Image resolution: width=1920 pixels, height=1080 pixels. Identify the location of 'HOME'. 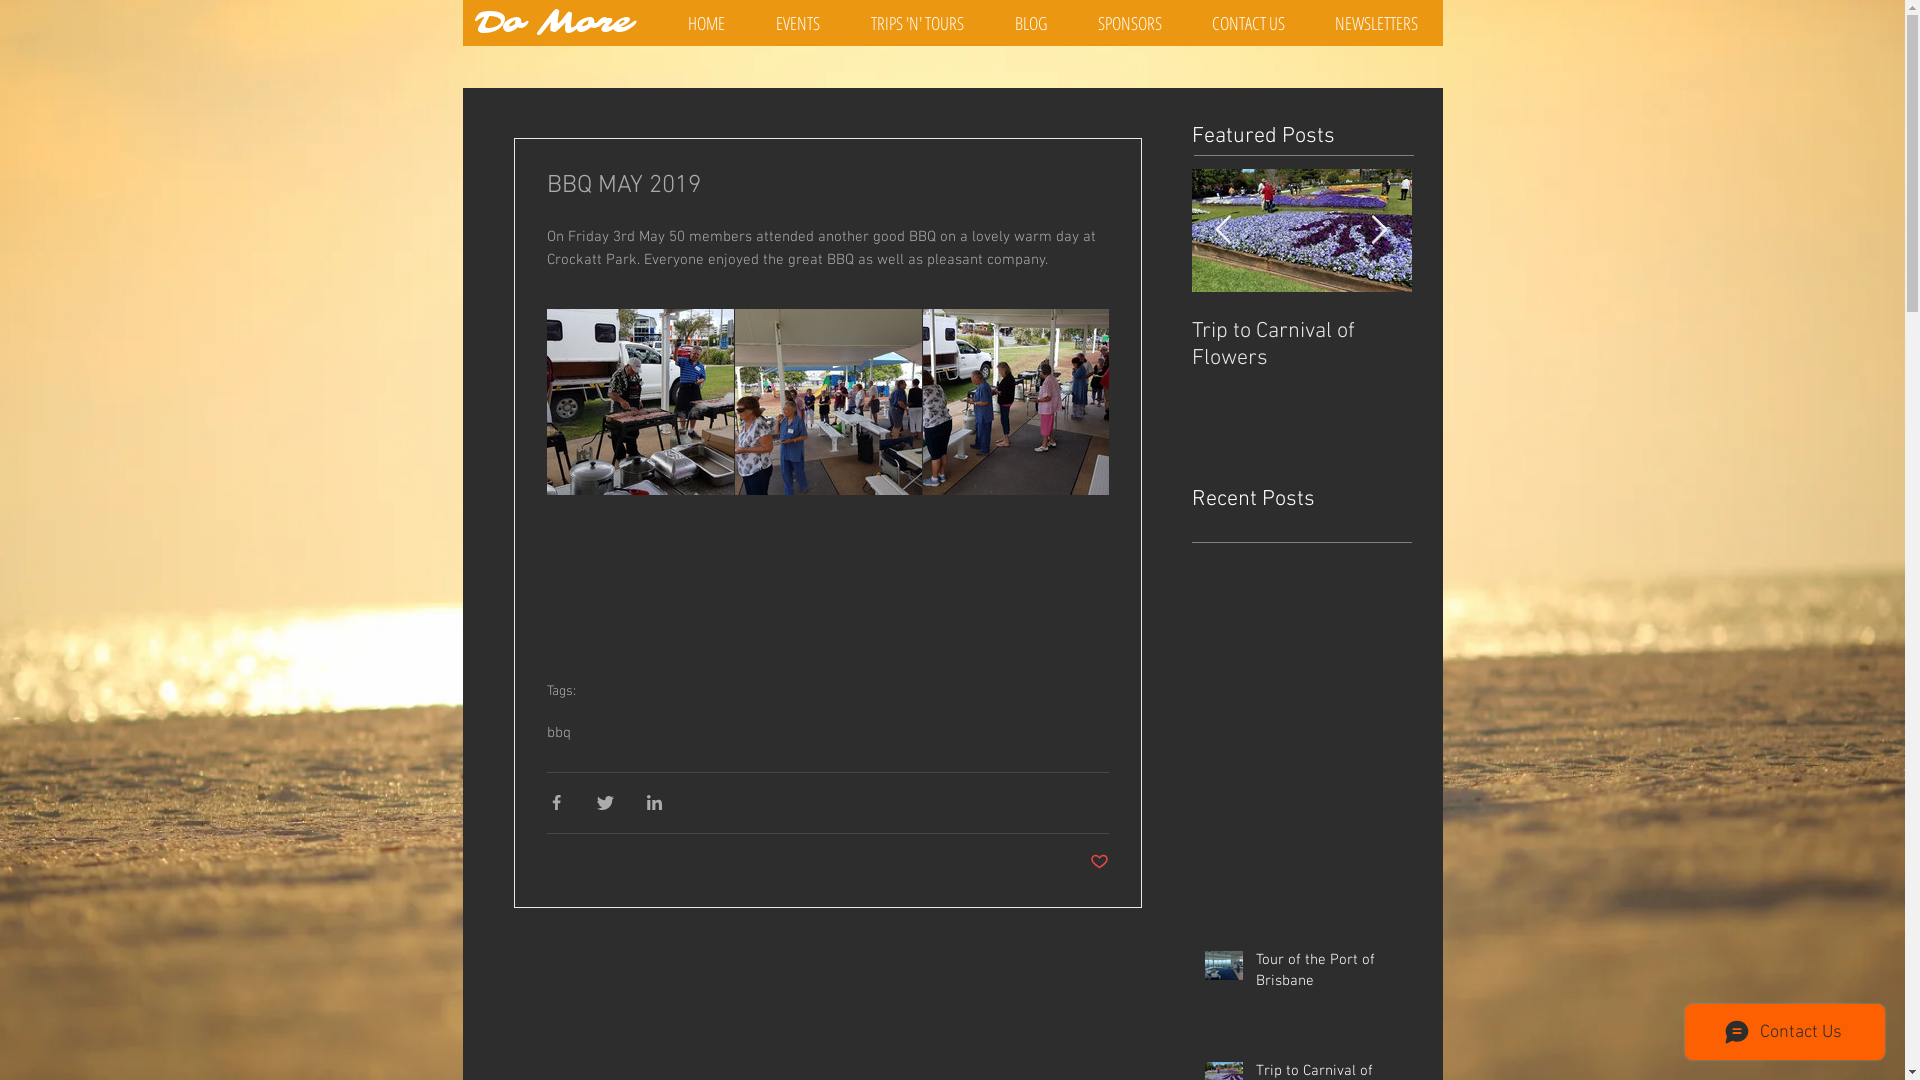
(705, 23).